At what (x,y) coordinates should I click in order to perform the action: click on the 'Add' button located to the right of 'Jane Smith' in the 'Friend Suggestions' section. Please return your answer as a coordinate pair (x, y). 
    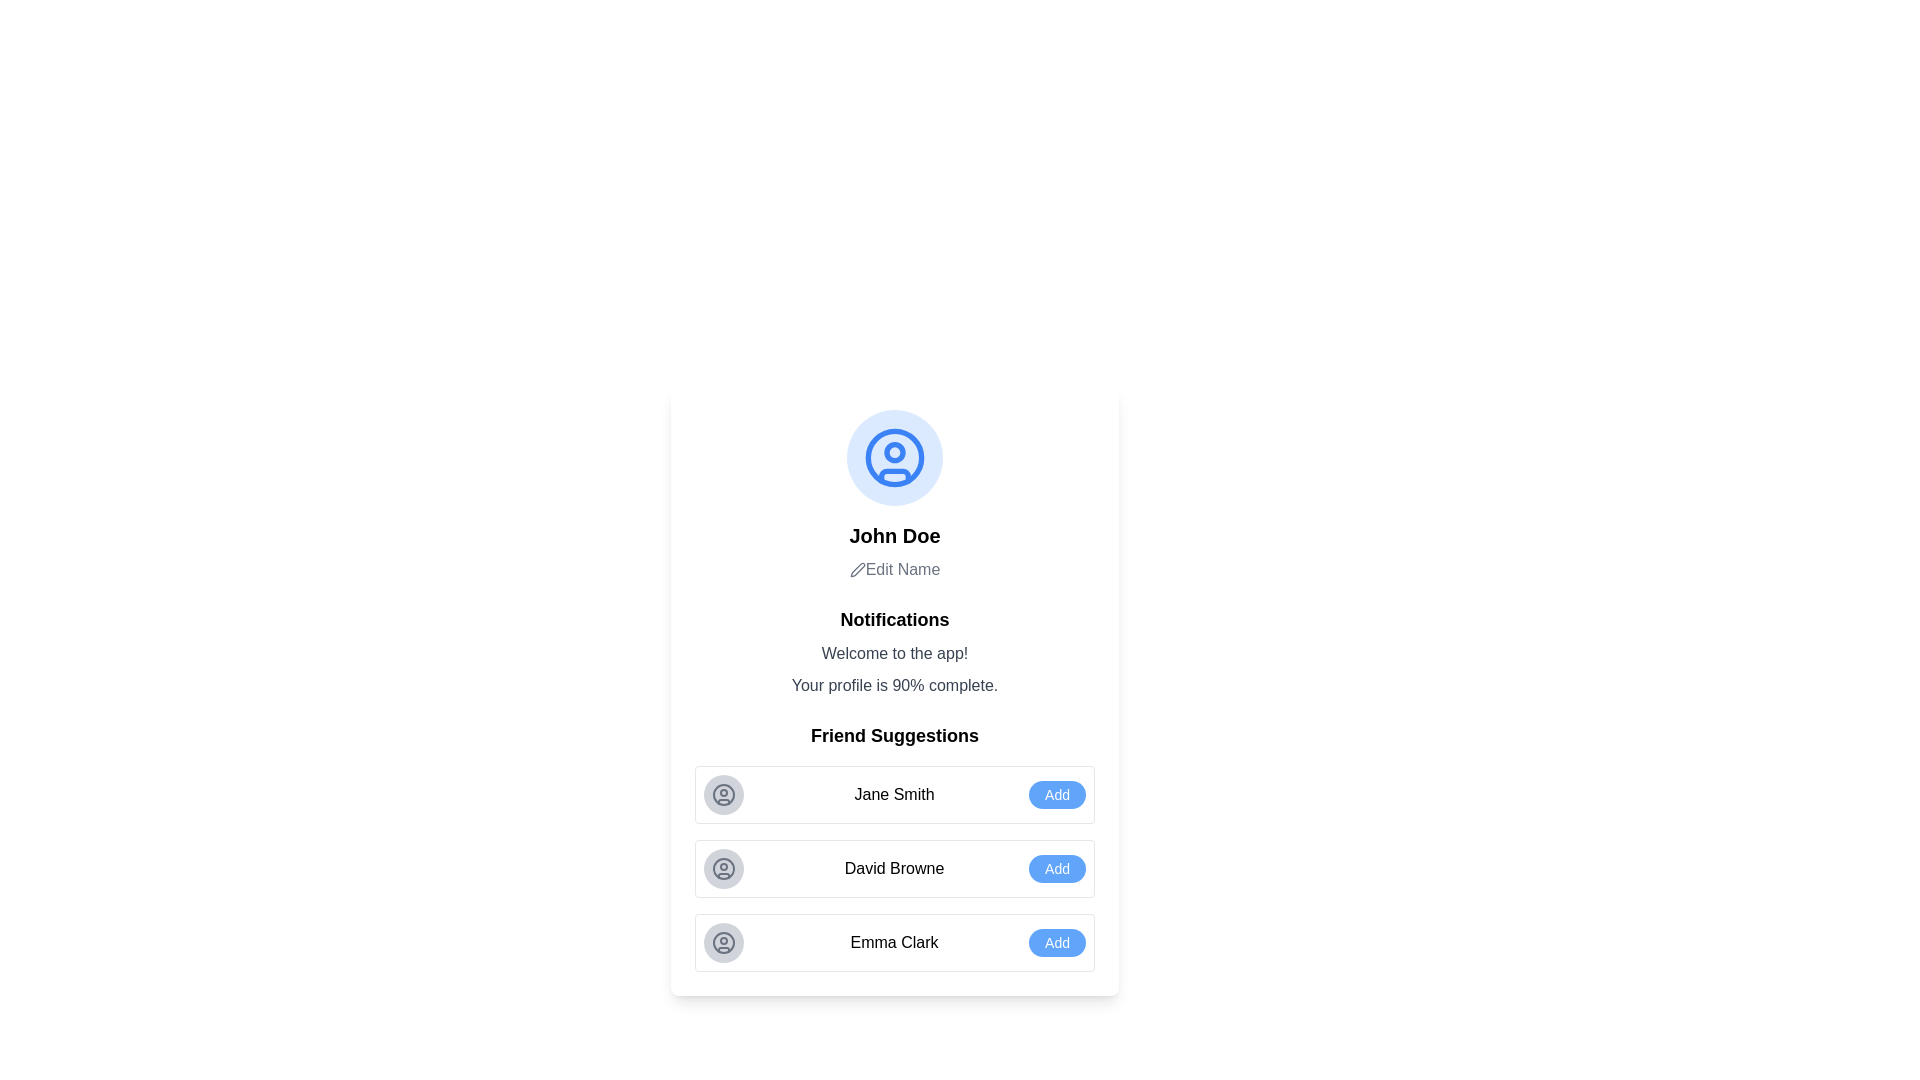
    Looking at the image, I should click on (1056, 793).